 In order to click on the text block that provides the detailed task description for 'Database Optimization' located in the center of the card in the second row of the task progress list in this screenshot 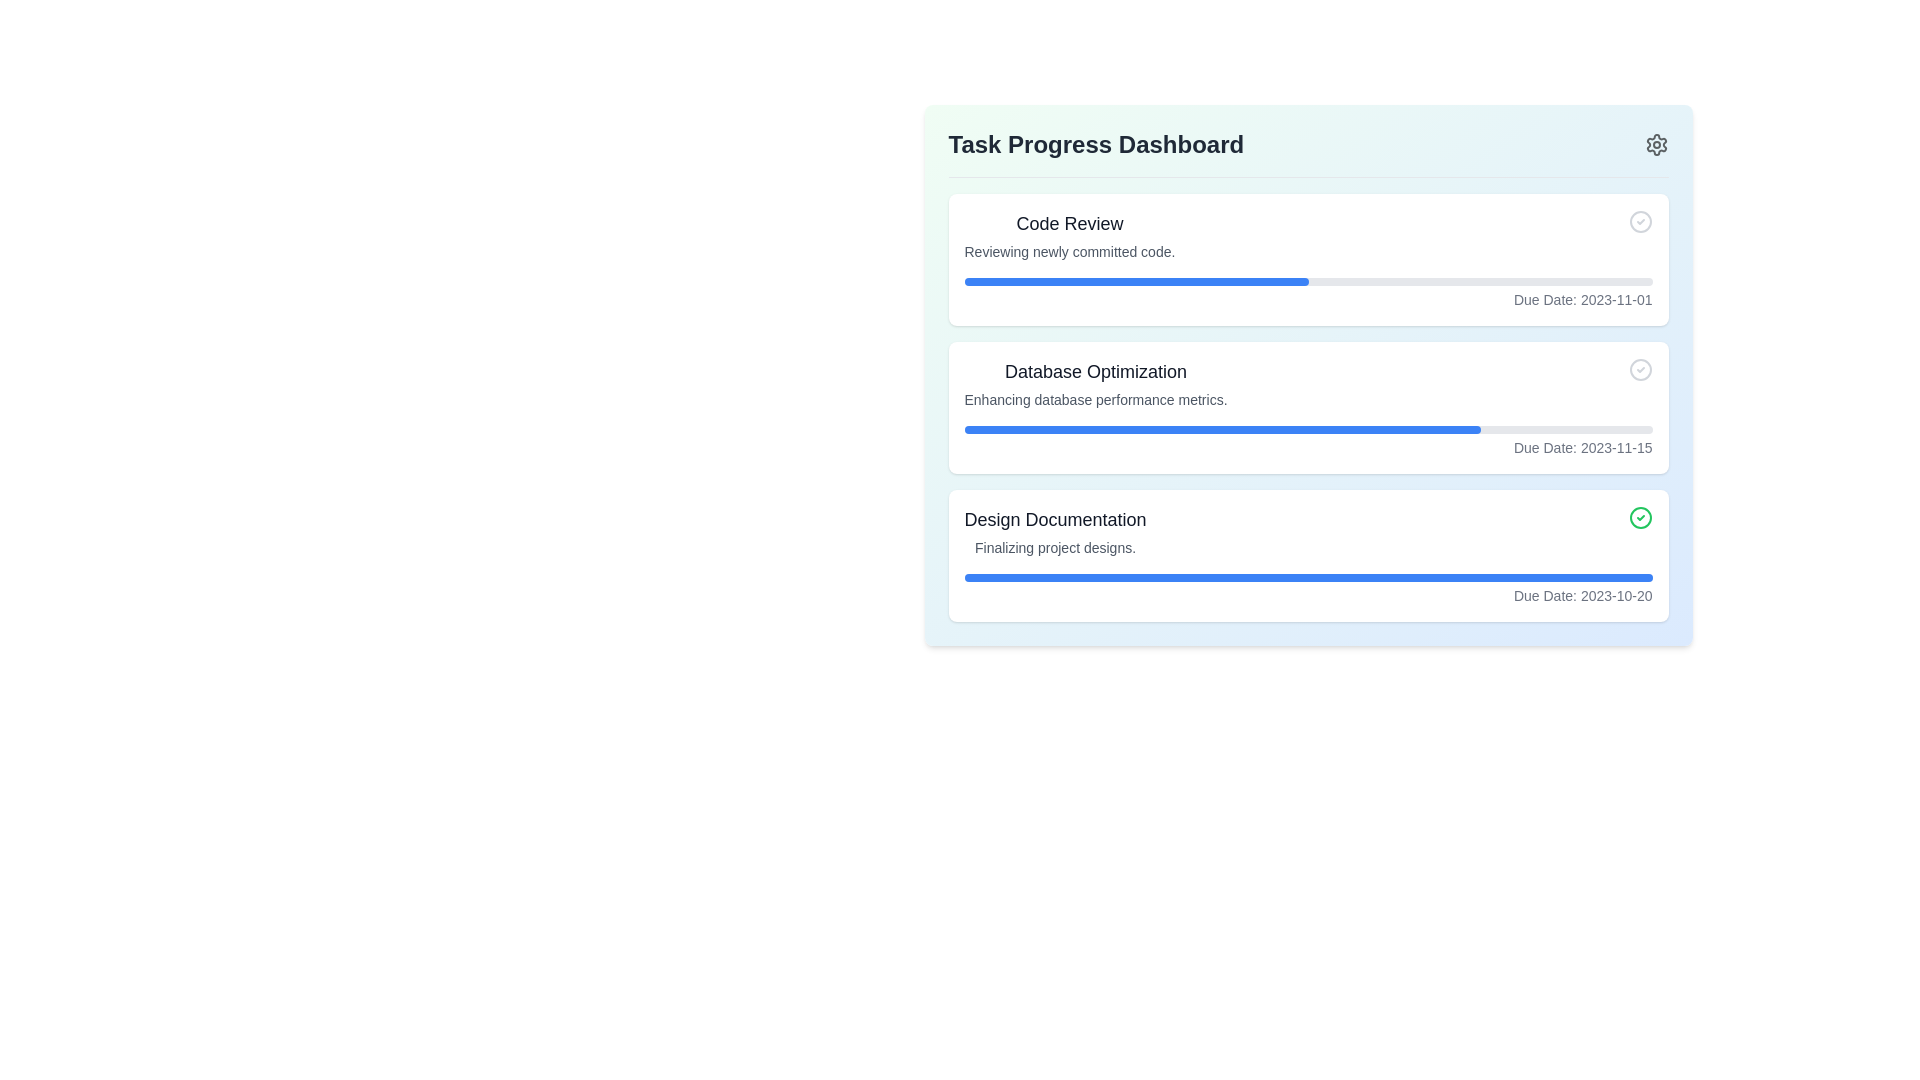, I will do `click(1094, 384)`.